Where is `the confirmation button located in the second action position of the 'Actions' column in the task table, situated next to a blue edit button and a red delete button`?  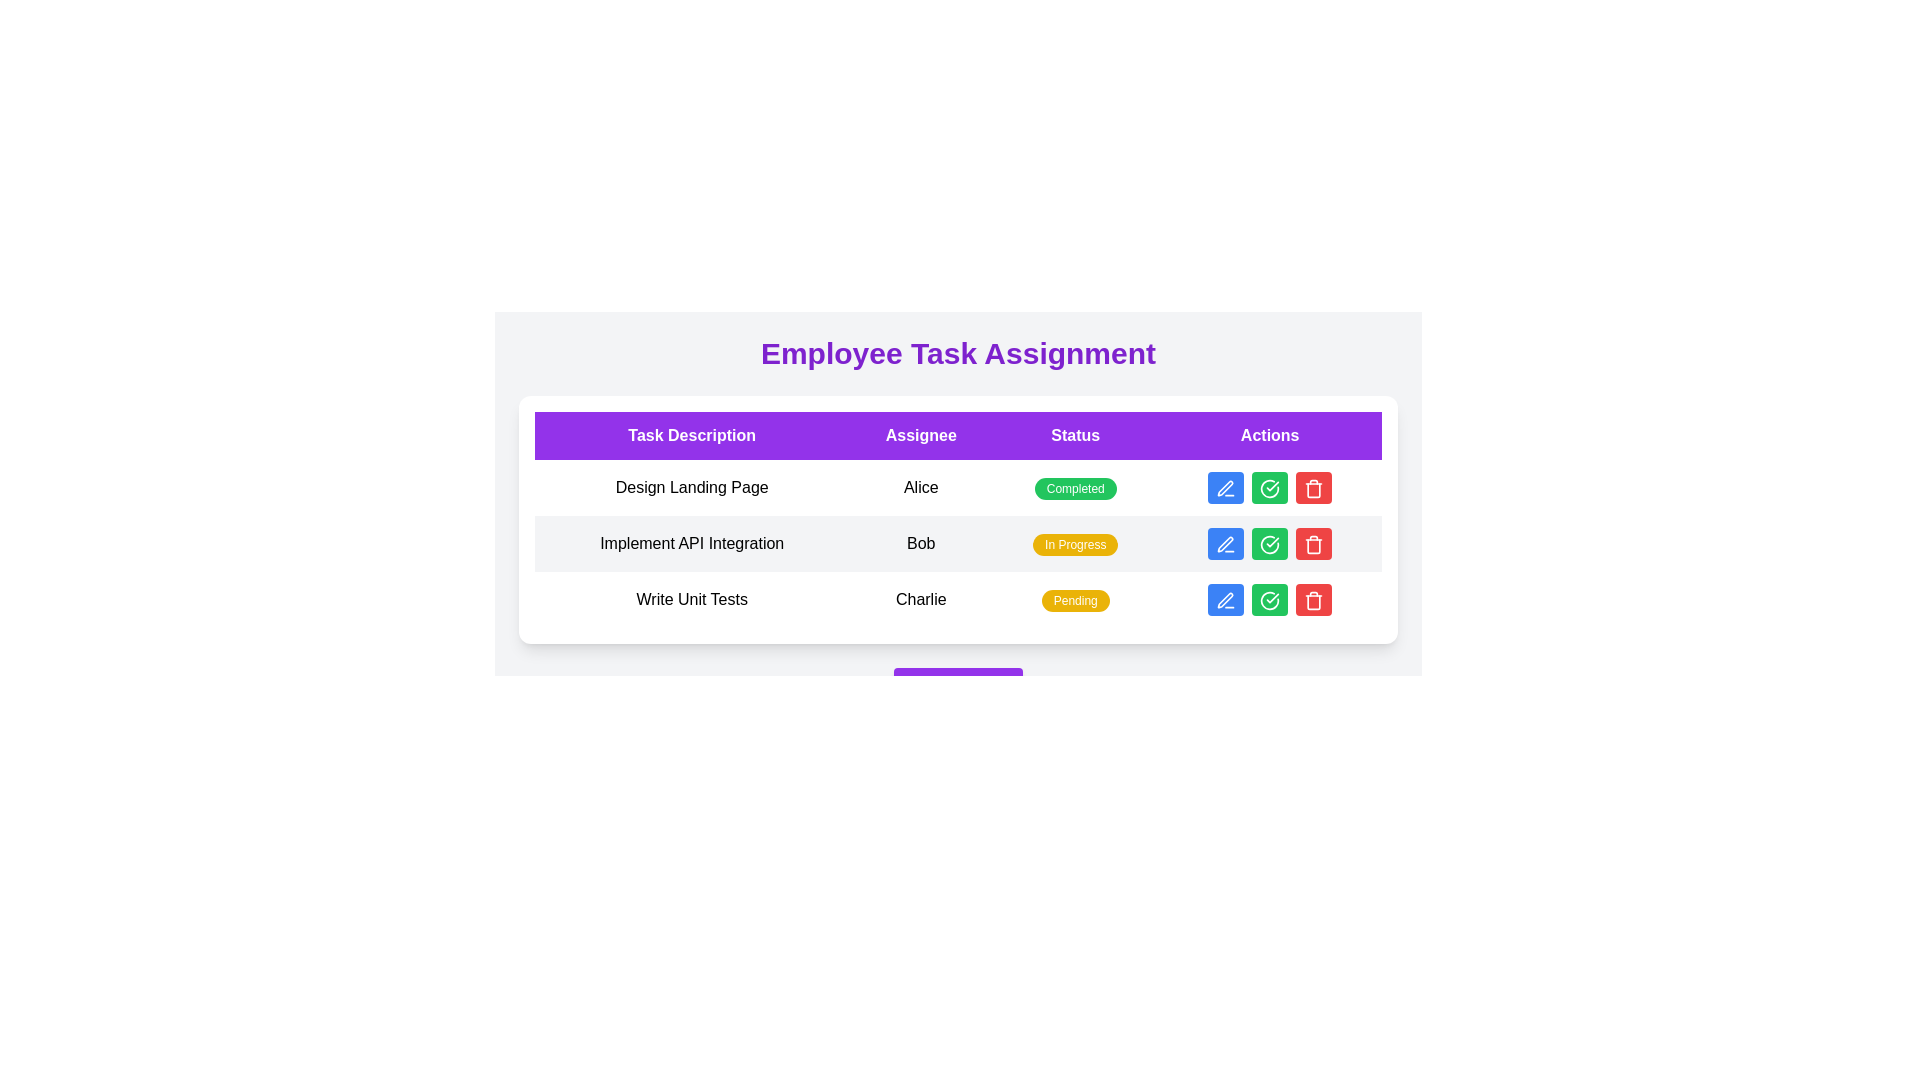 the confirmation button located in the second action position of the 'Actions' column in the task table, situated next to a blue edit button and a red delete button is located at coordinates (1269, 488).